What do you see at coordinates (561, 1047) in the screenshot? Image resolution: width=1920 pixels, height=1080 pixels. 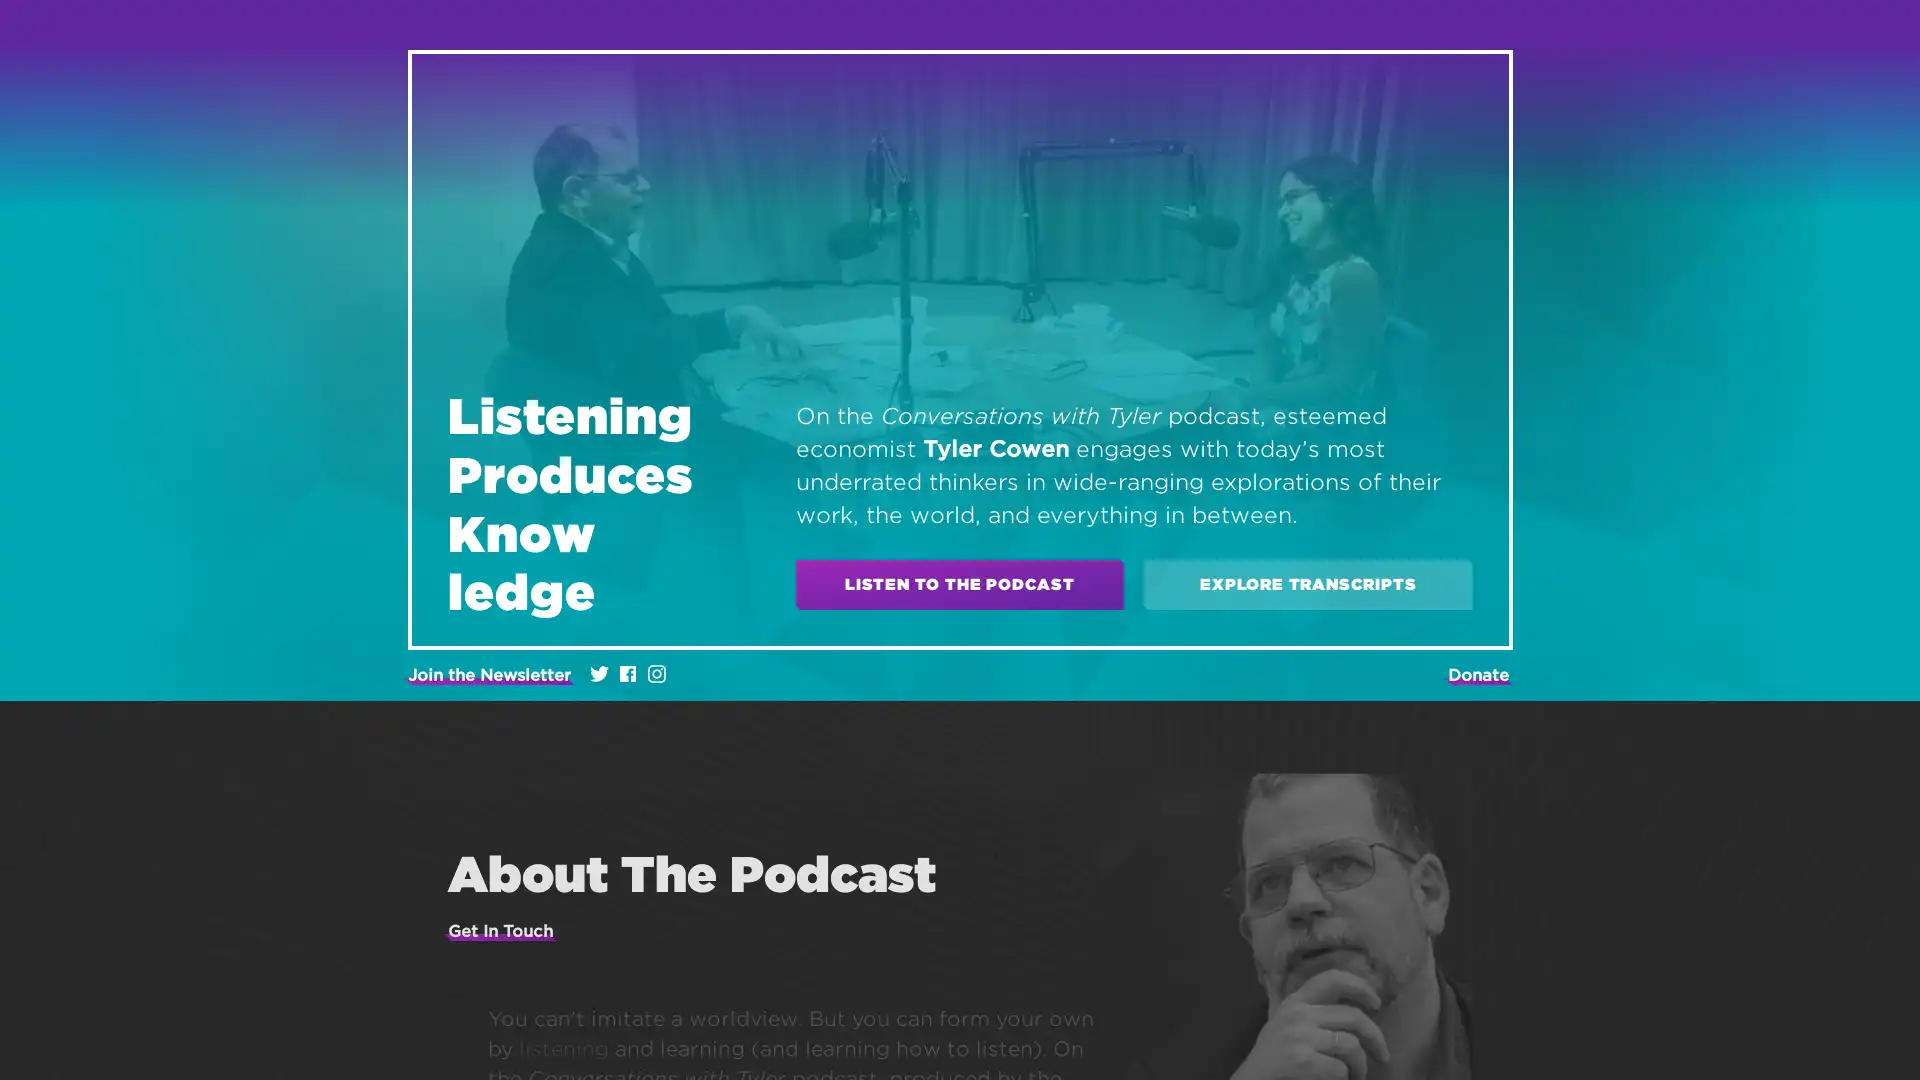 I see `listening` at bounding box center [561, 1047].